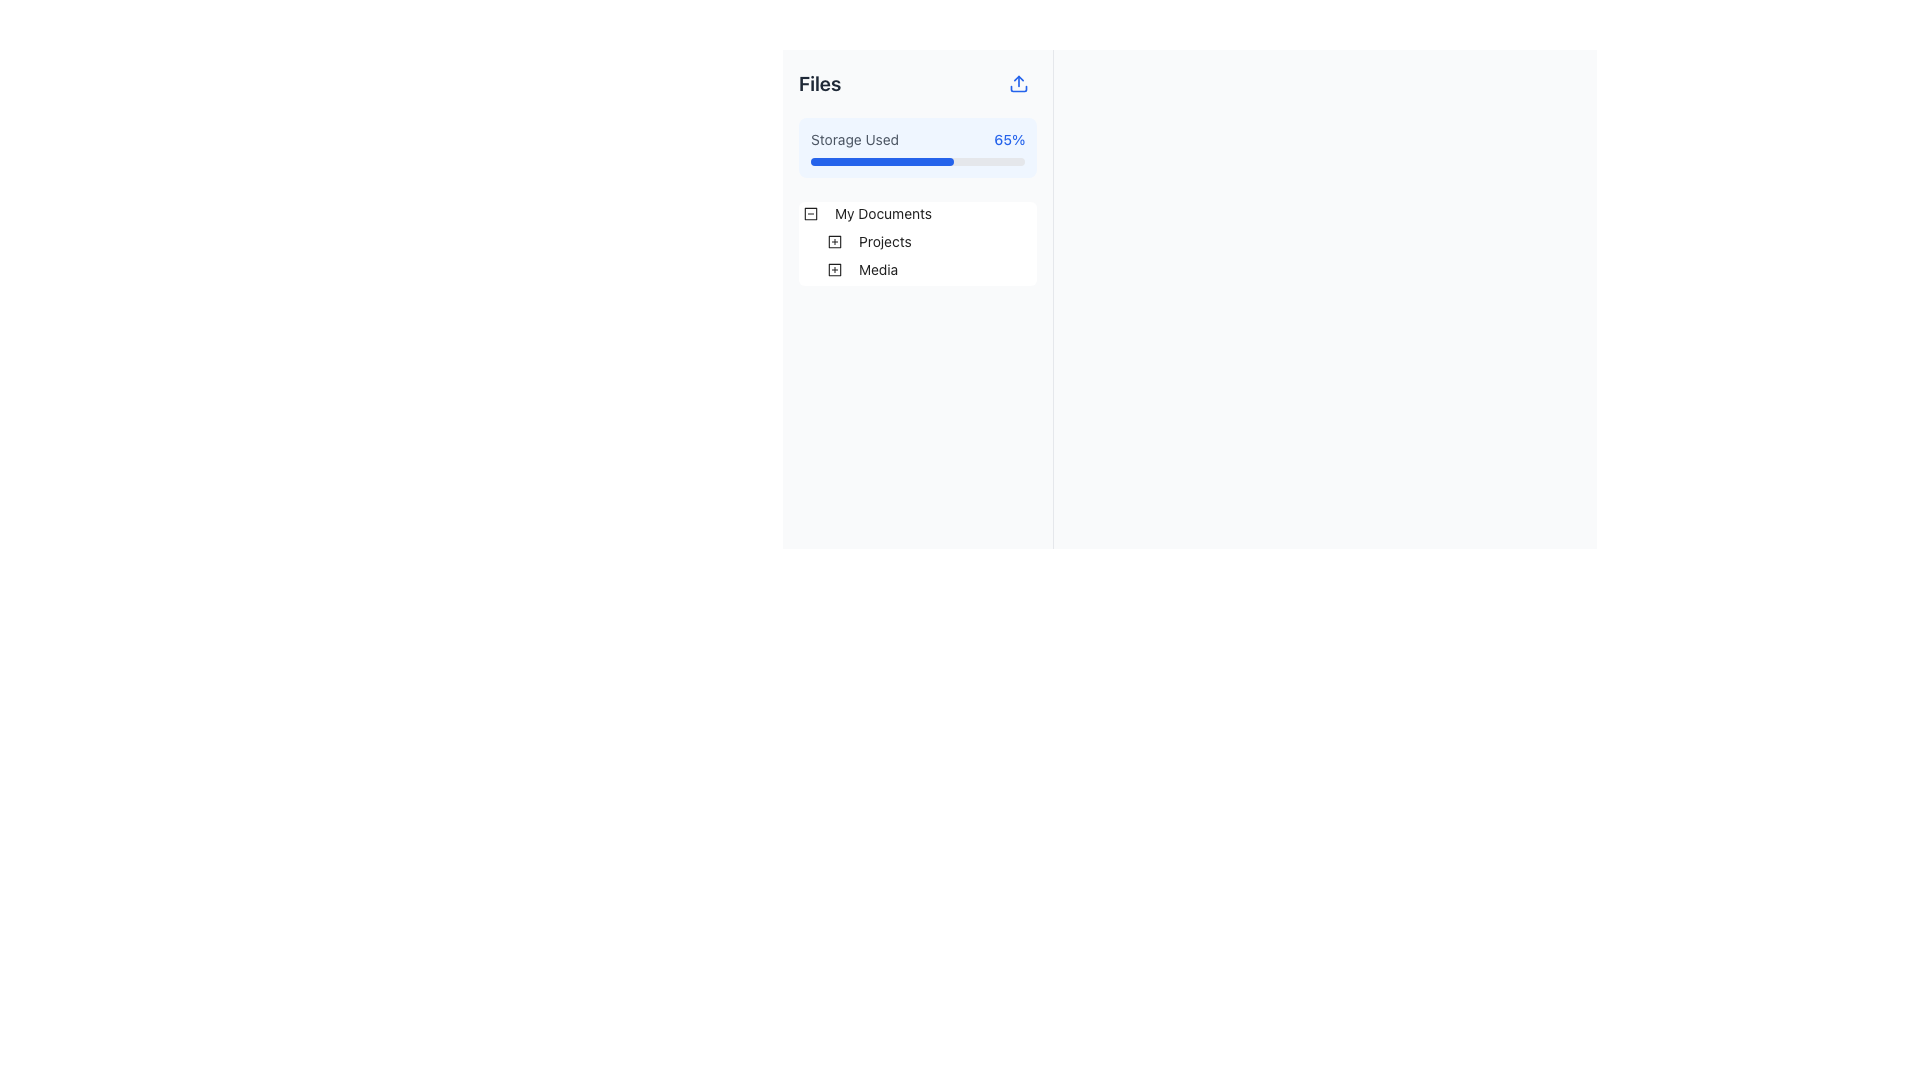  Describe the element at coordinates (881, 161) in the screenshot. I see `the blue progress bar segment representing part of the storage usage display, located under the 'Storage Used' label and beside the '65%' text` at that location.